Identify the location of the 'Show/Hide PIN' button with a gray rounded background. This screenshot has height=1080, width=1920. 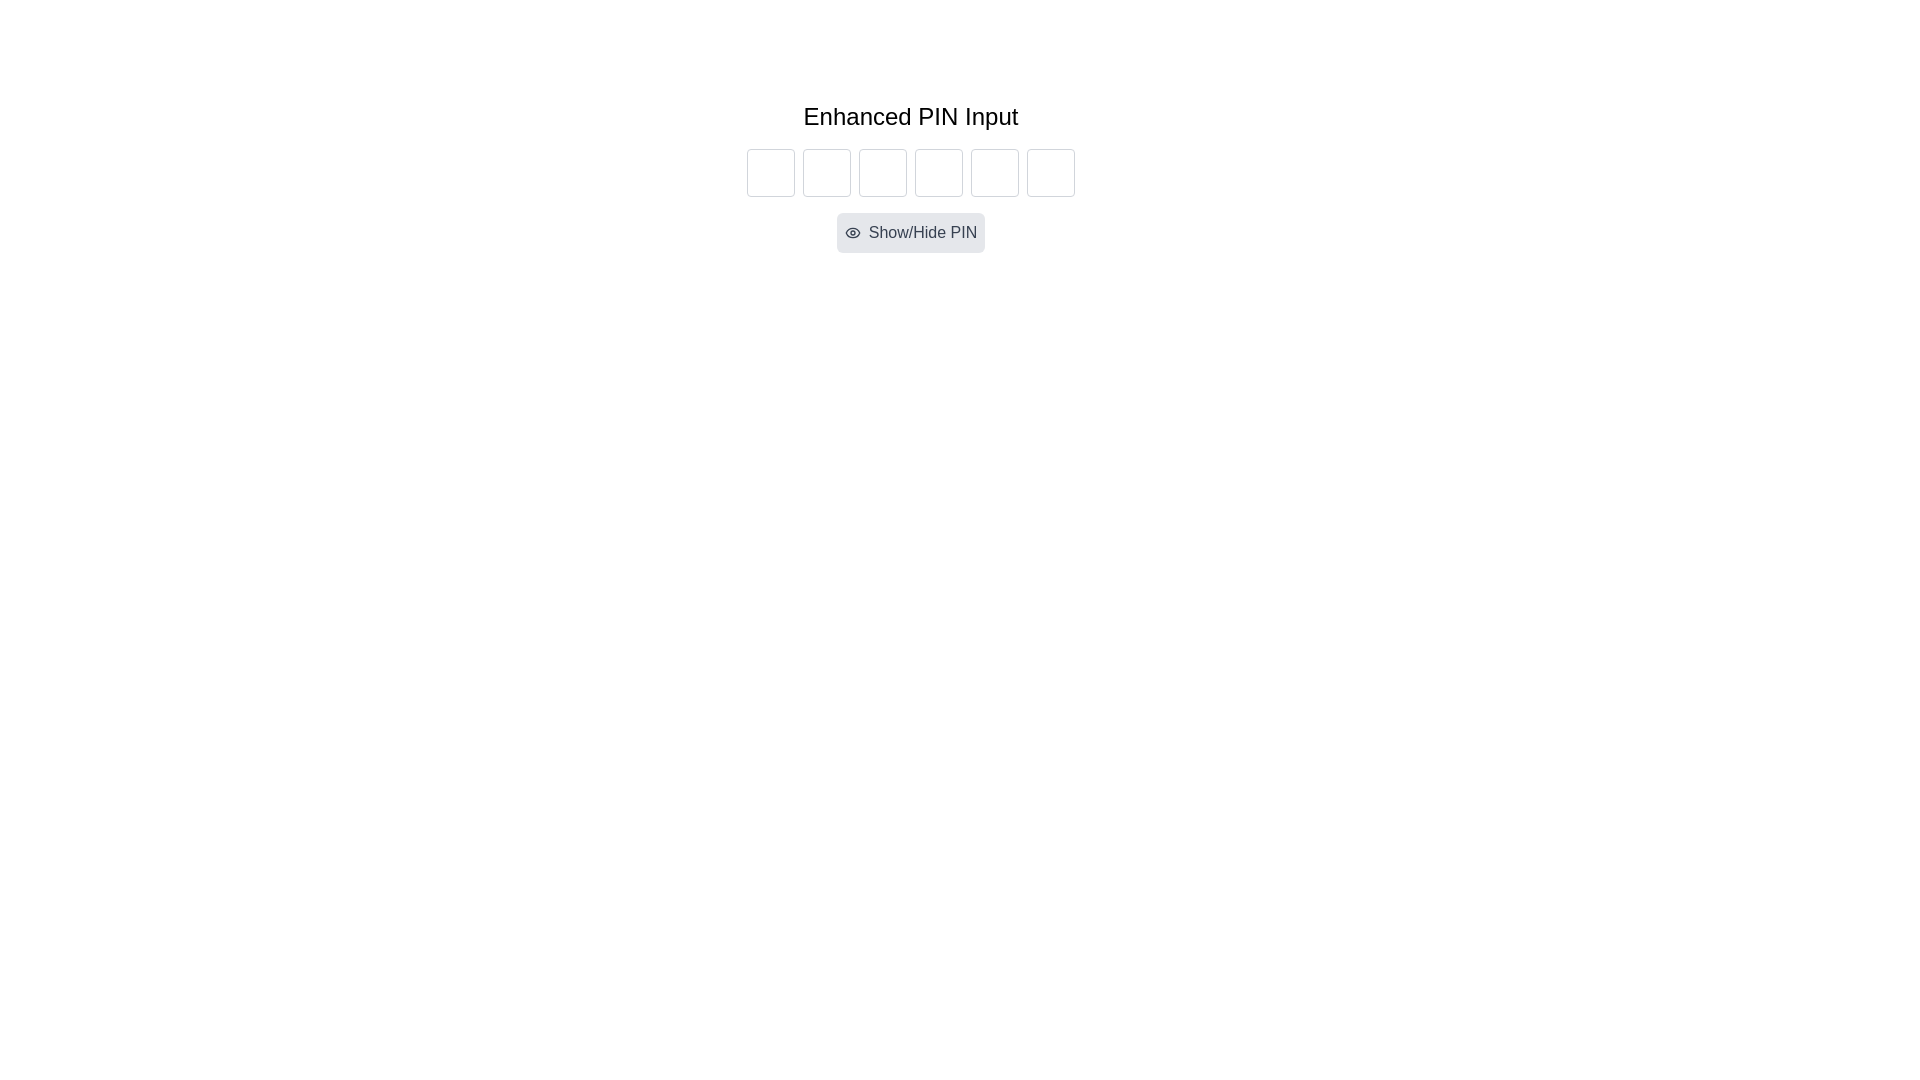
(910, 200).